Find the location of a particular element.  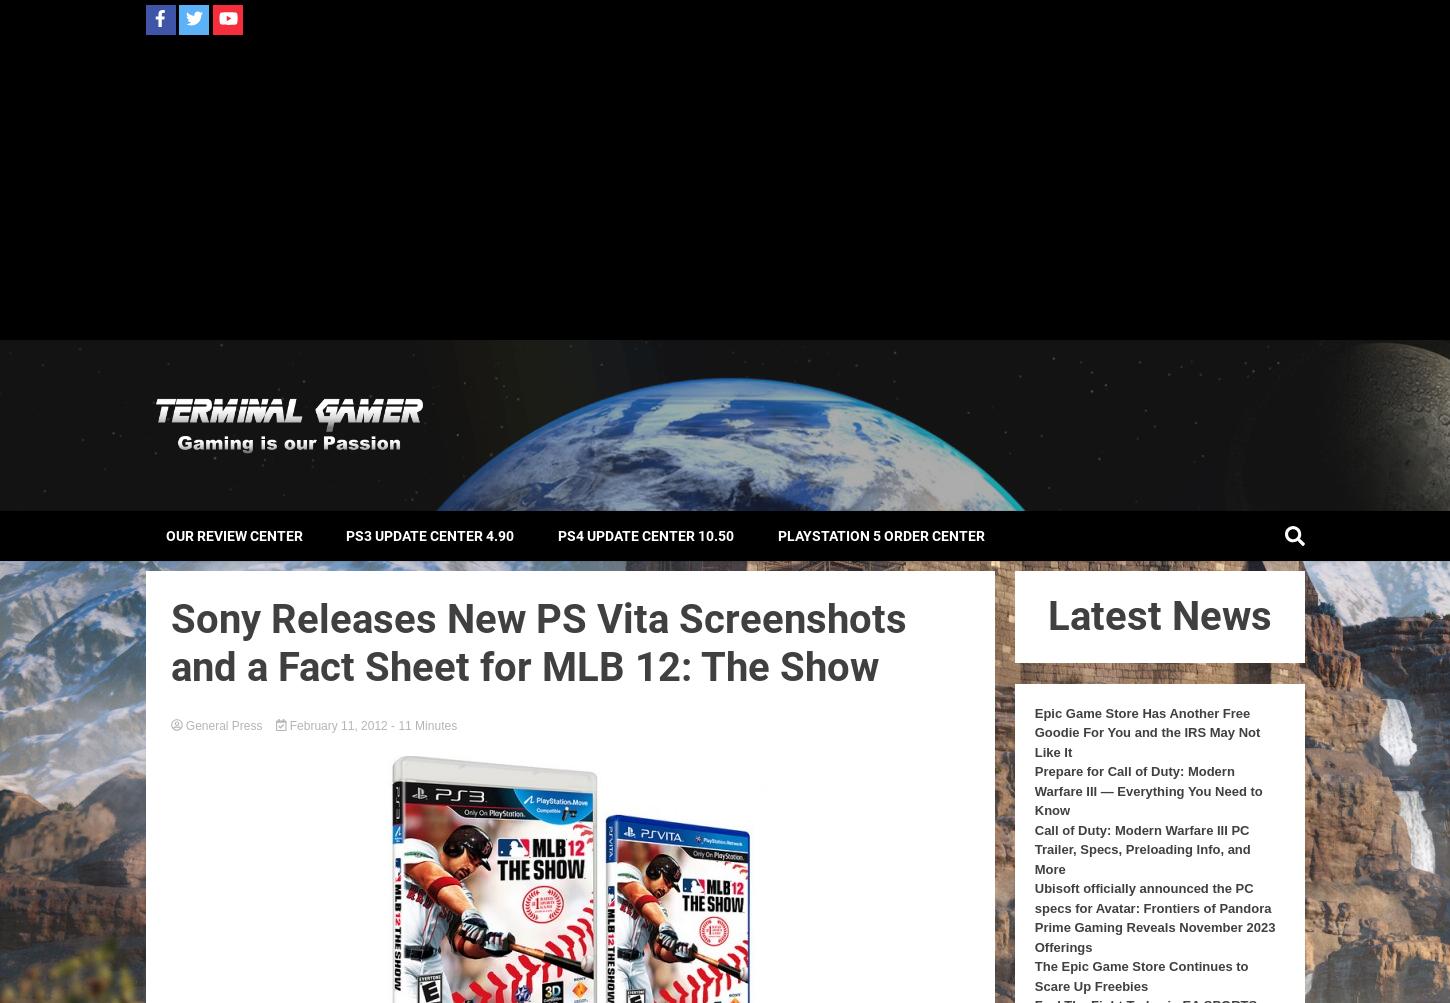

'Sony Releases New PS Vita Screenshots and a Fact Sheet for MLB 12: The Show' is located at coordinates (537, 642).